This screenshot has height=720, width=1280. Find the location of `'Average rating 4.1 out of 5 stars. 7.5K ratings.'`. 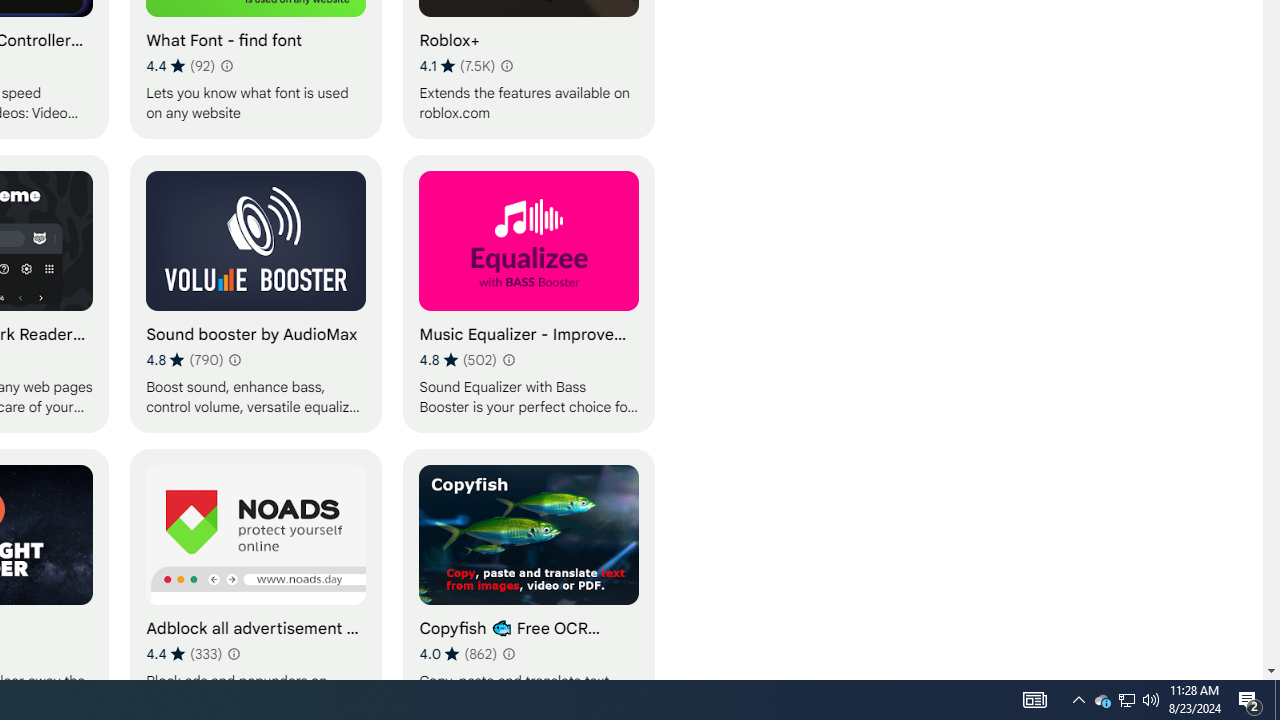

'Average rating 4.1 out of 5 stars. 7.5K ratings.' is located at coordinates (456, 65).